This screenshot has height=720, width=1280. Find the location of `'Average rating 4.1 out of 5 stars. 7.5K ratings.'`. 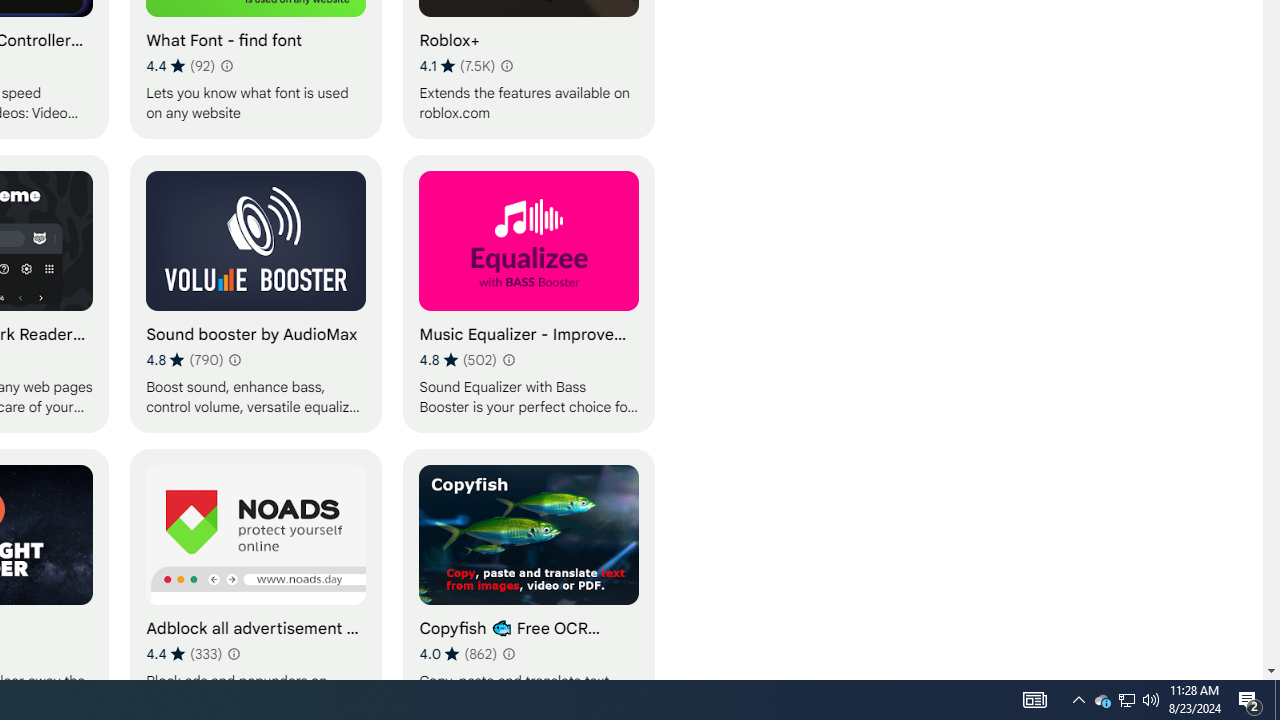

'Average rating 4.1 out of 5 stars. 7.5K ratings.' is located at coordinates (456, 65).